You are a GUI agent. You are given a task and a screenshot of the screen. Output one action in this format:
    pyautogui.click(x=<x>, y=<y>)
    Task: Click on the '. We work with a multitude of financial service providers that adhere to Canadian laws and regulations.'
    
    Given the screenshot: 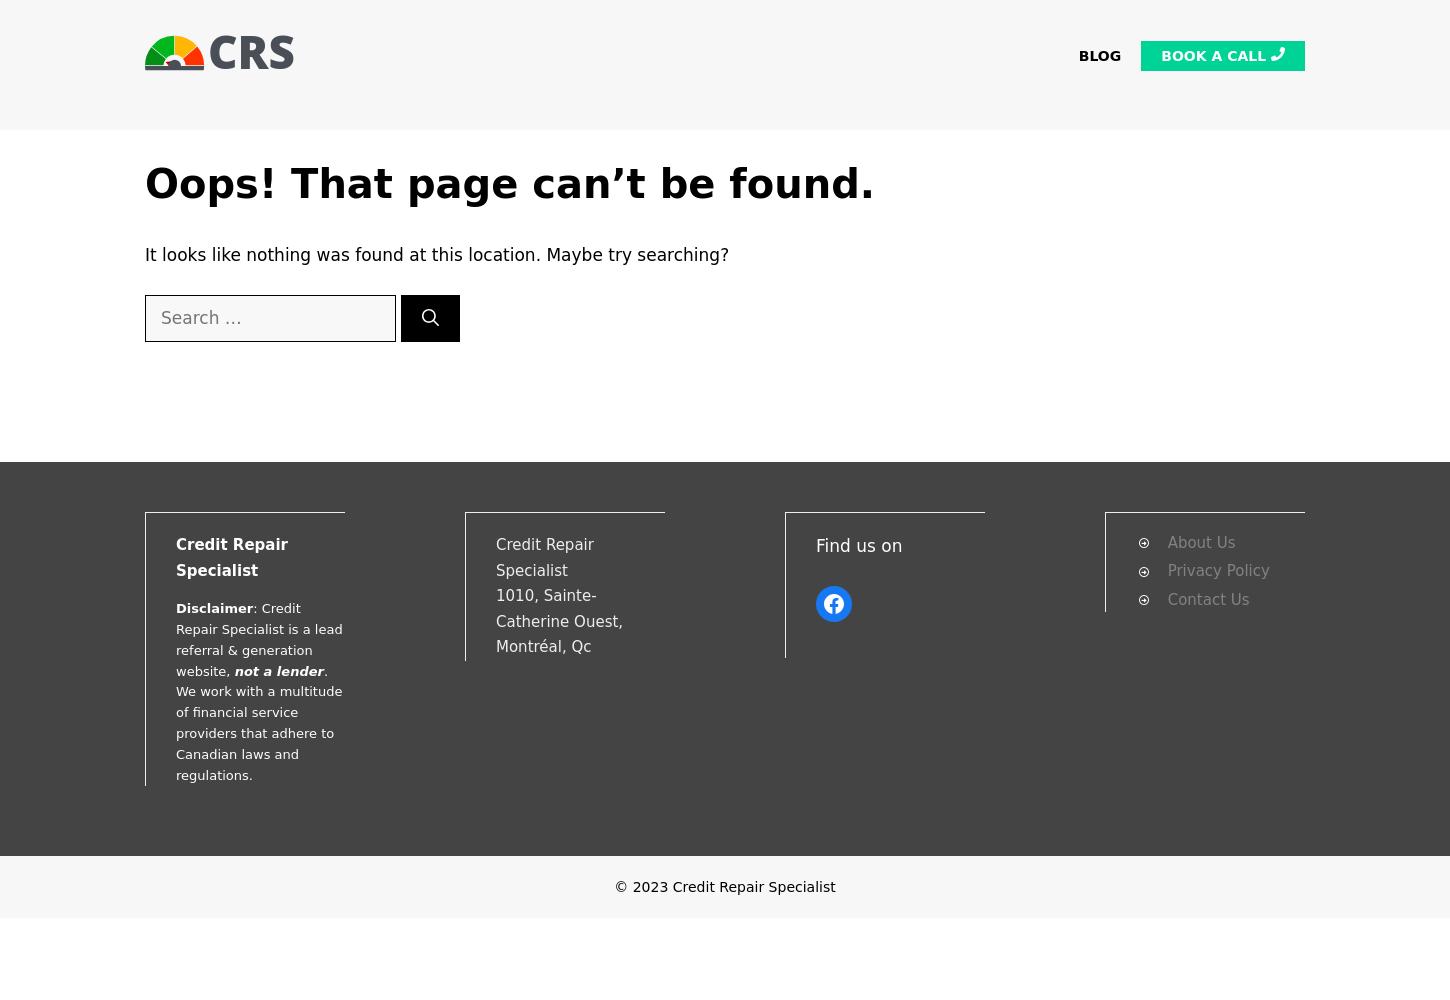 What is the action you would take?
    pyautogui.click(x=258, y=721)
    